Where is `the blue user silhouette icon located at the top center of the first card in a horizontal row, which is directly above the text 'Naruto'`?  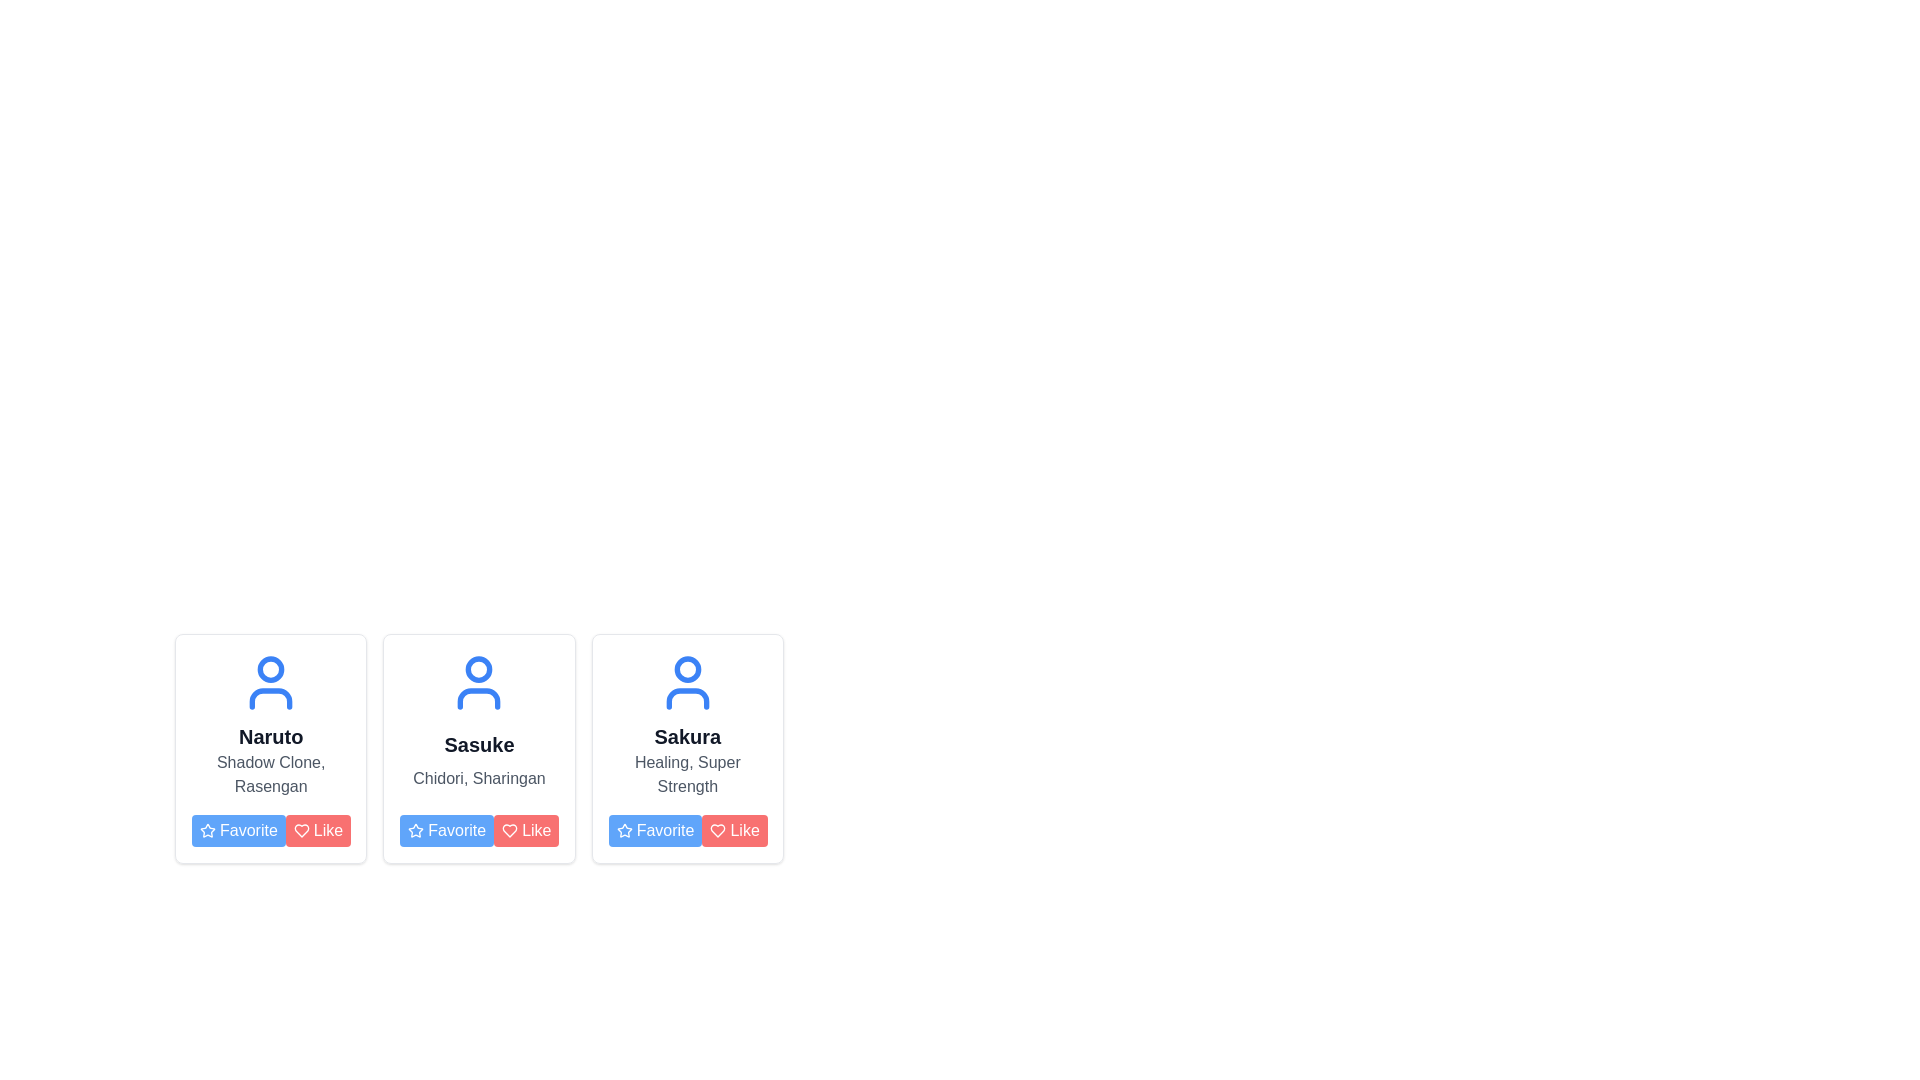
the blue user silhouette icon located at the top center of the first card in a horizontal row, which is directly above the text 'Naruto' is located at coordinates (270, 681).